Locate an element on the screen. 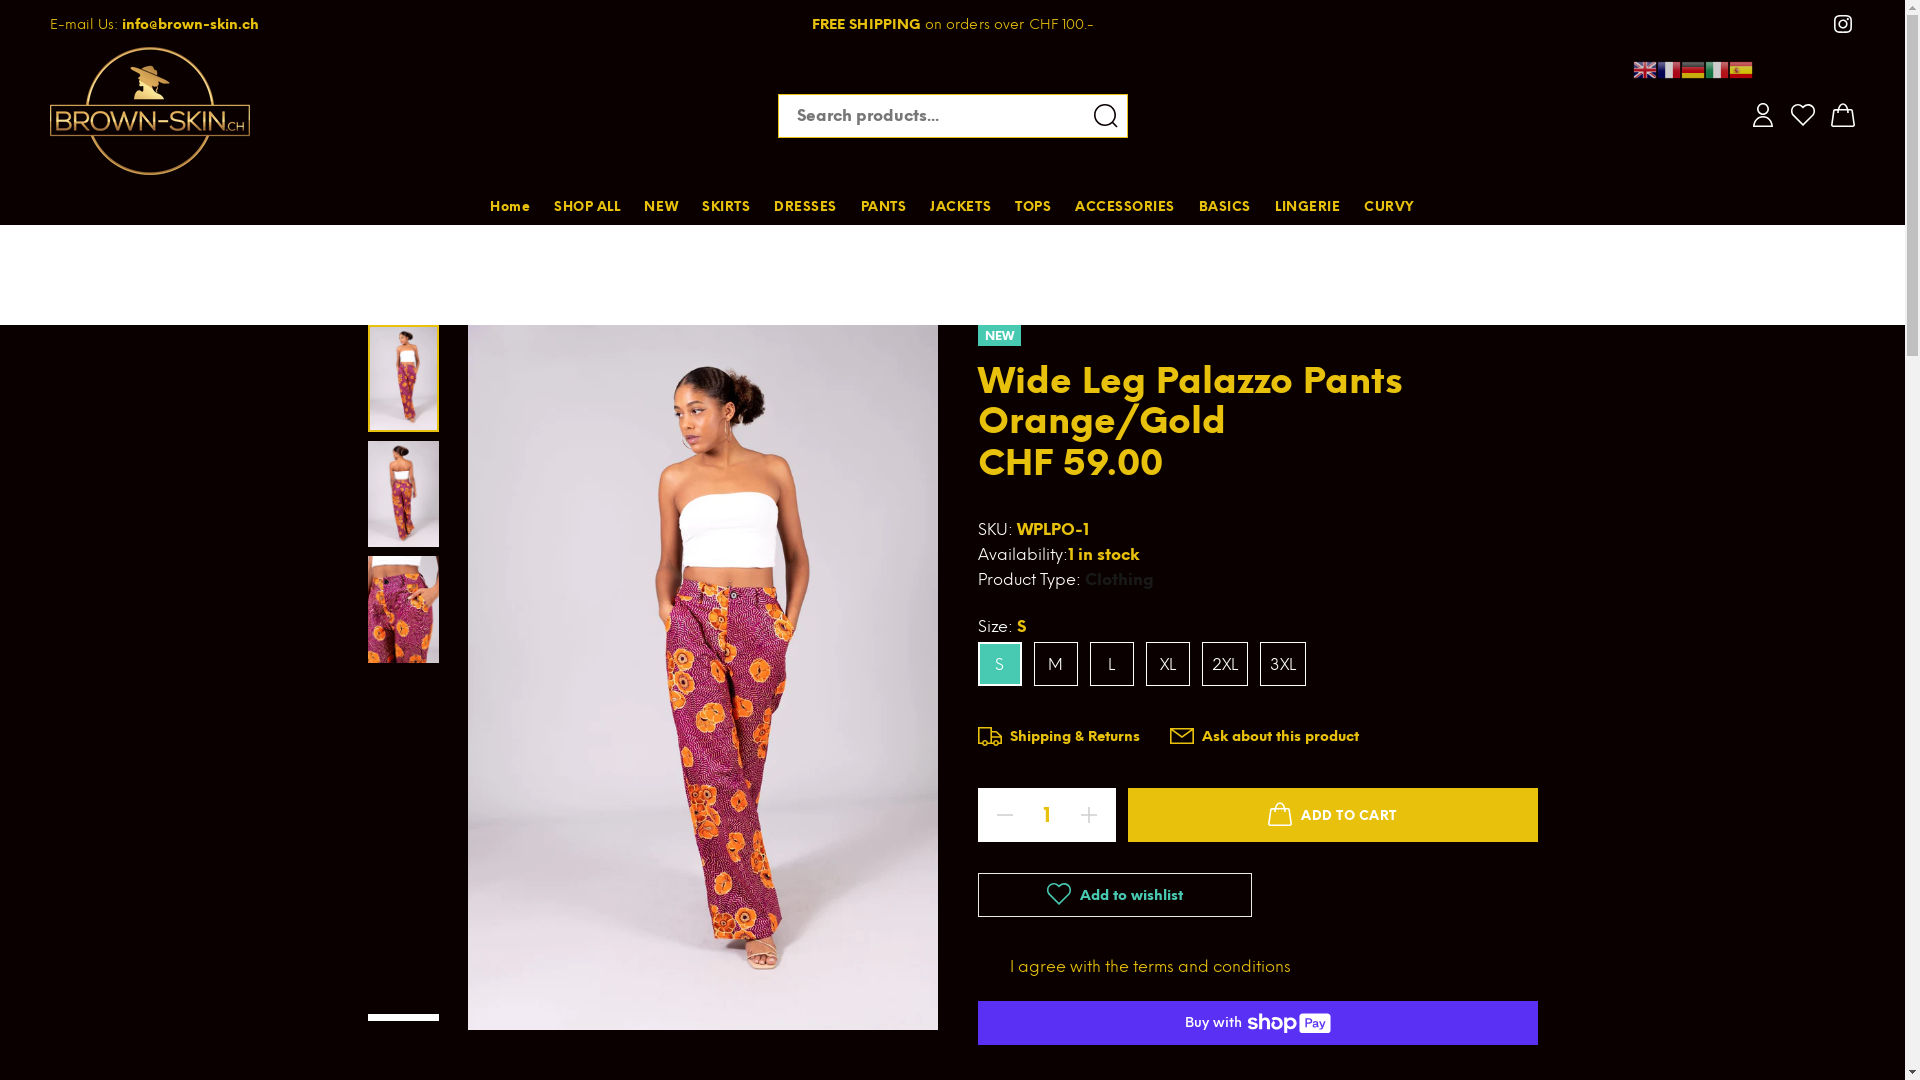 The width and height of the screenshot is (1920, 1080). 'S' is located at coordinates (999, 663).